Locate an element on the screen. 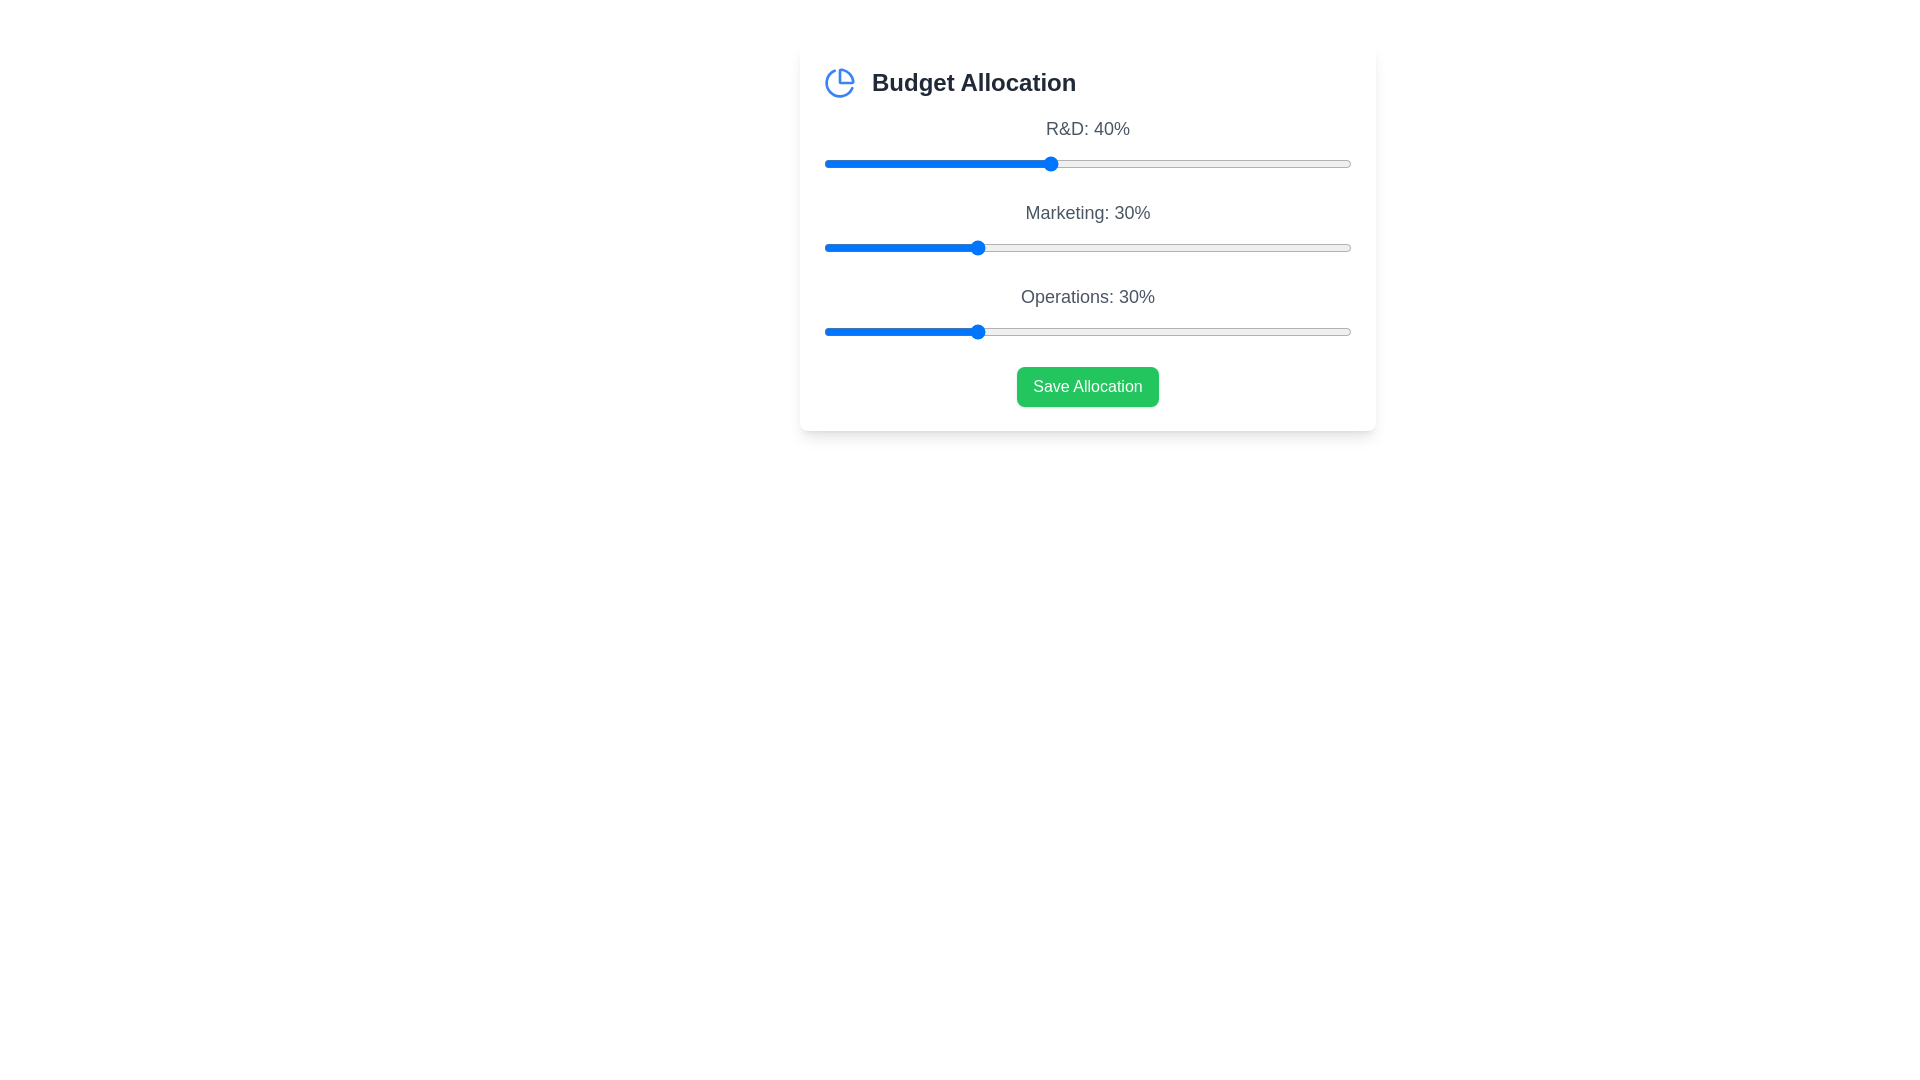 The width and height of the screenshot is (1920, 1080). the 'Operations' slider to 30% is located at coordinates (974, 330).